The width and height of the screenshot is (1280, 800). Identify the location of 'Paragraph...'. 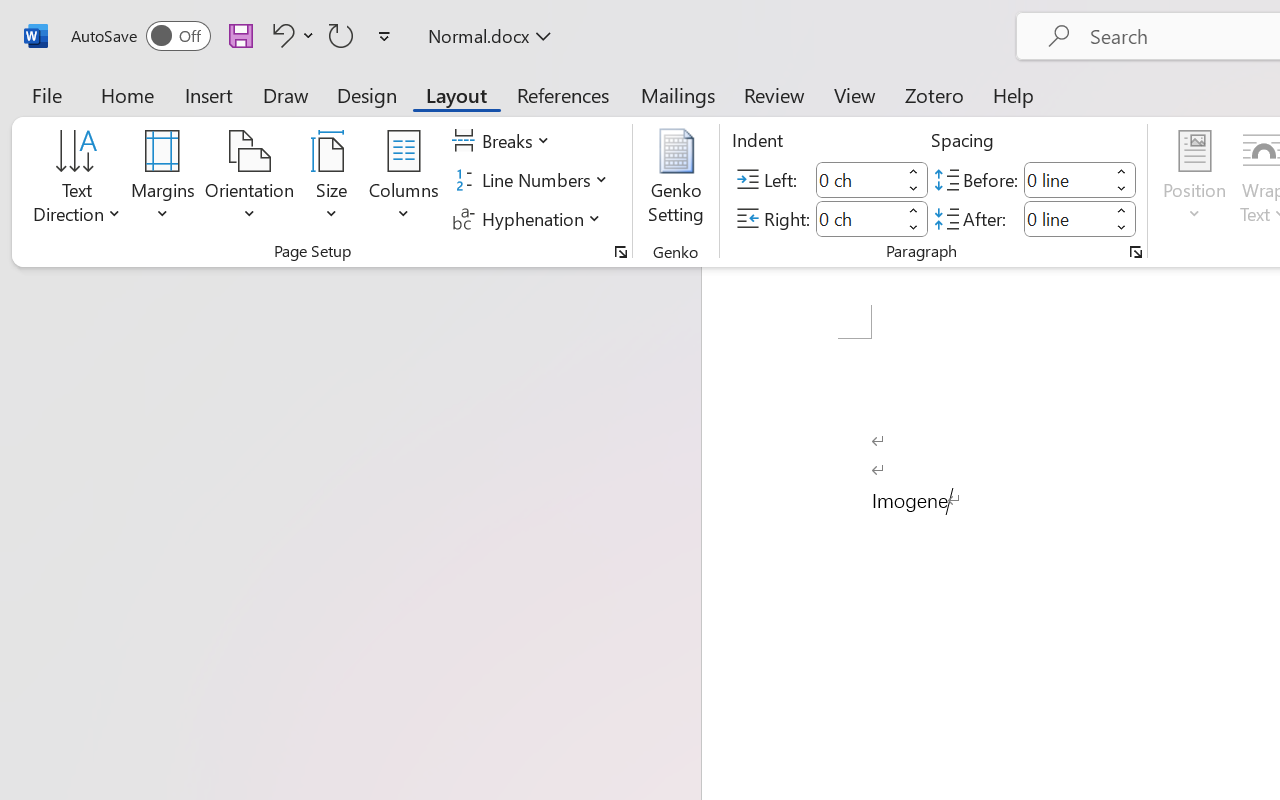
(1136, 251).